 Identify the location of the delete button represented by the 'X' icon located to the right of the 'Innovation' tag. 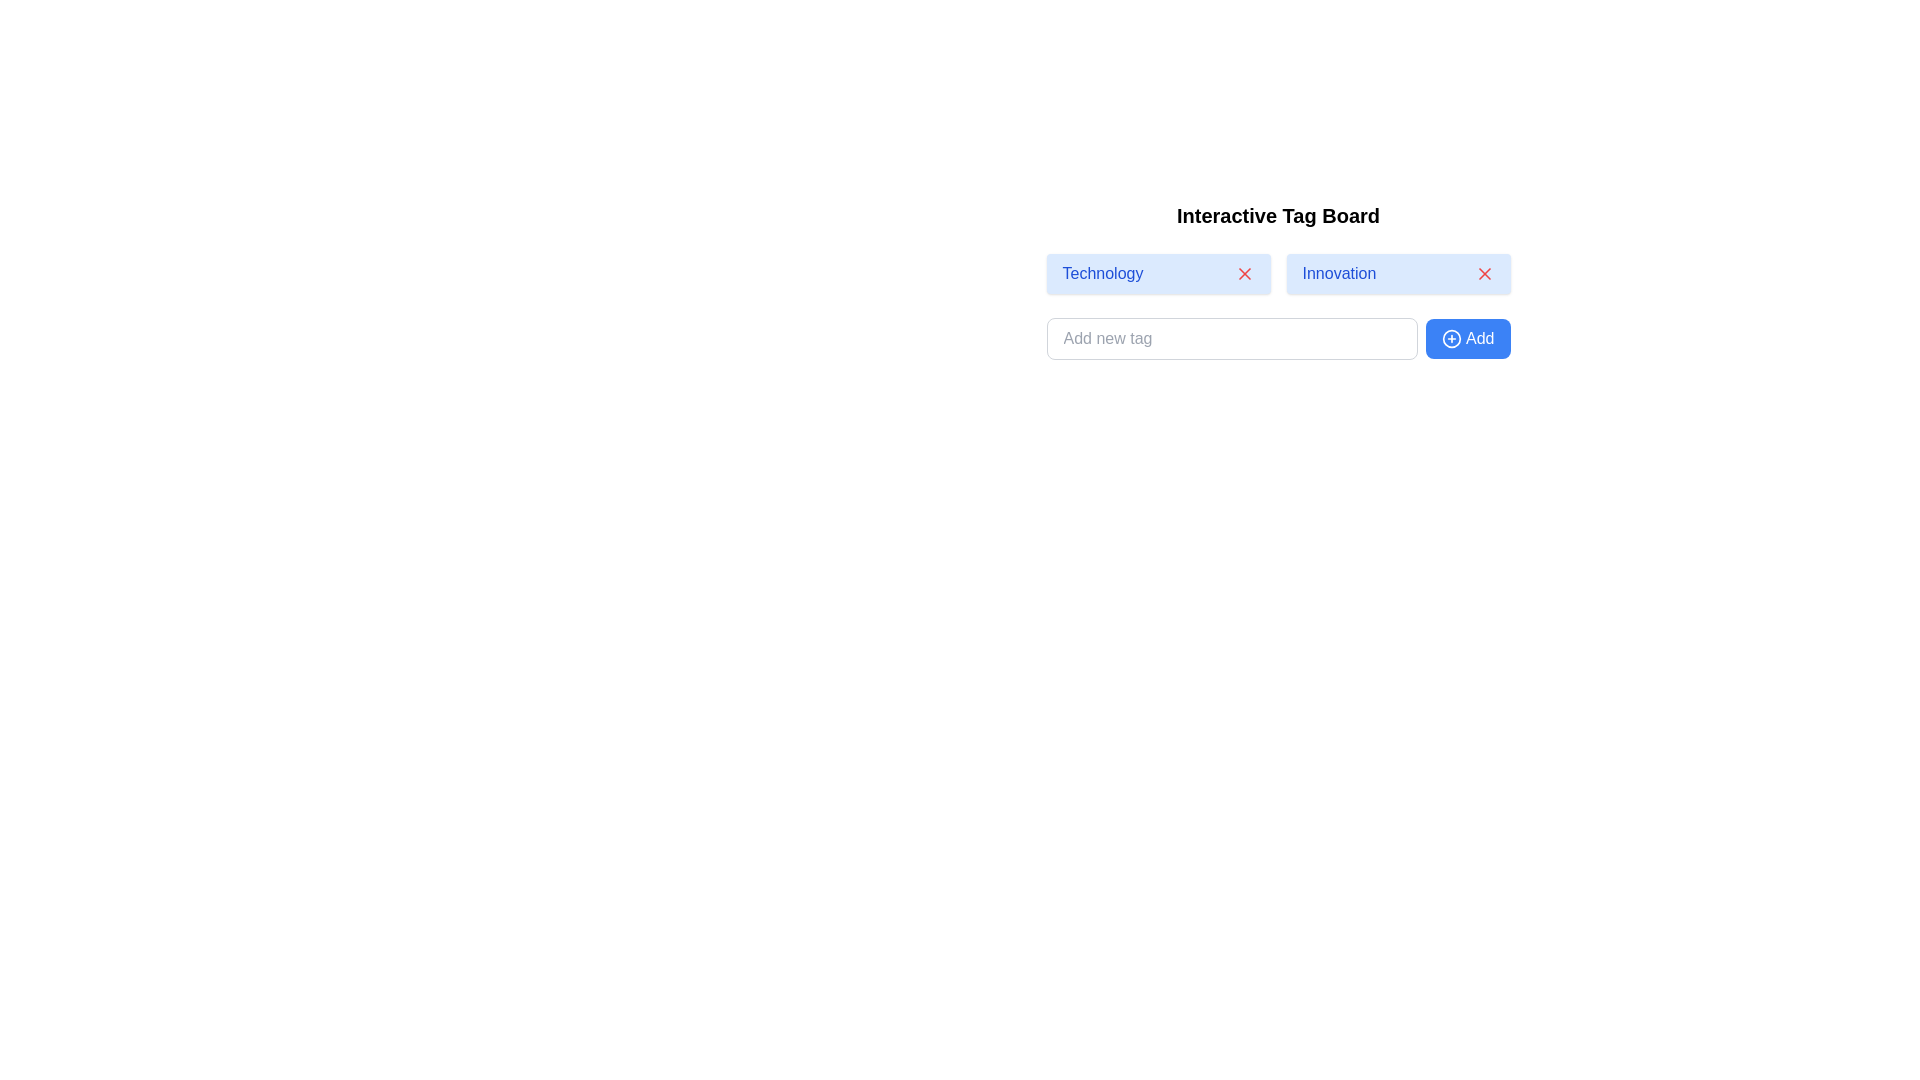
(1484, 273).